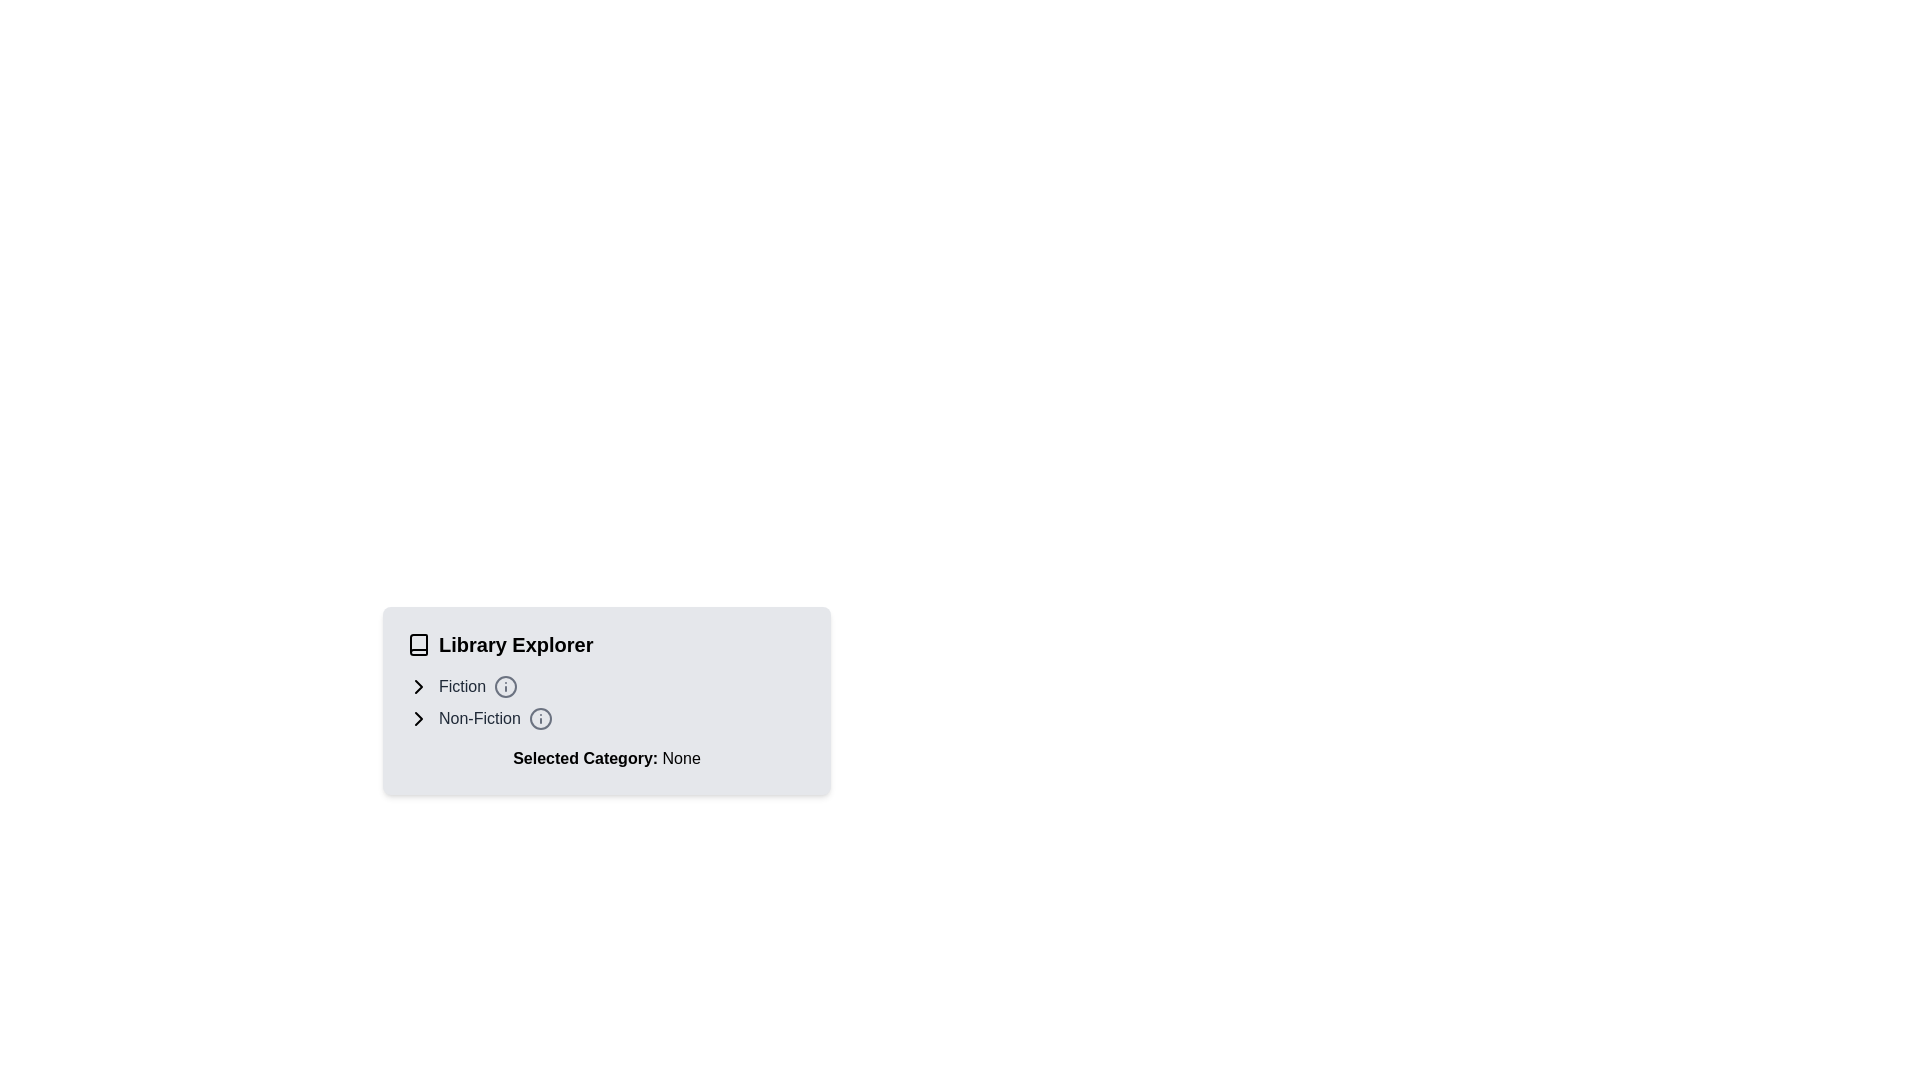  I want to click on the circular icon with an information symbol located immediately to the right of the label 'Fiction' in the 'Library Explorer' section, so click(506, 685).